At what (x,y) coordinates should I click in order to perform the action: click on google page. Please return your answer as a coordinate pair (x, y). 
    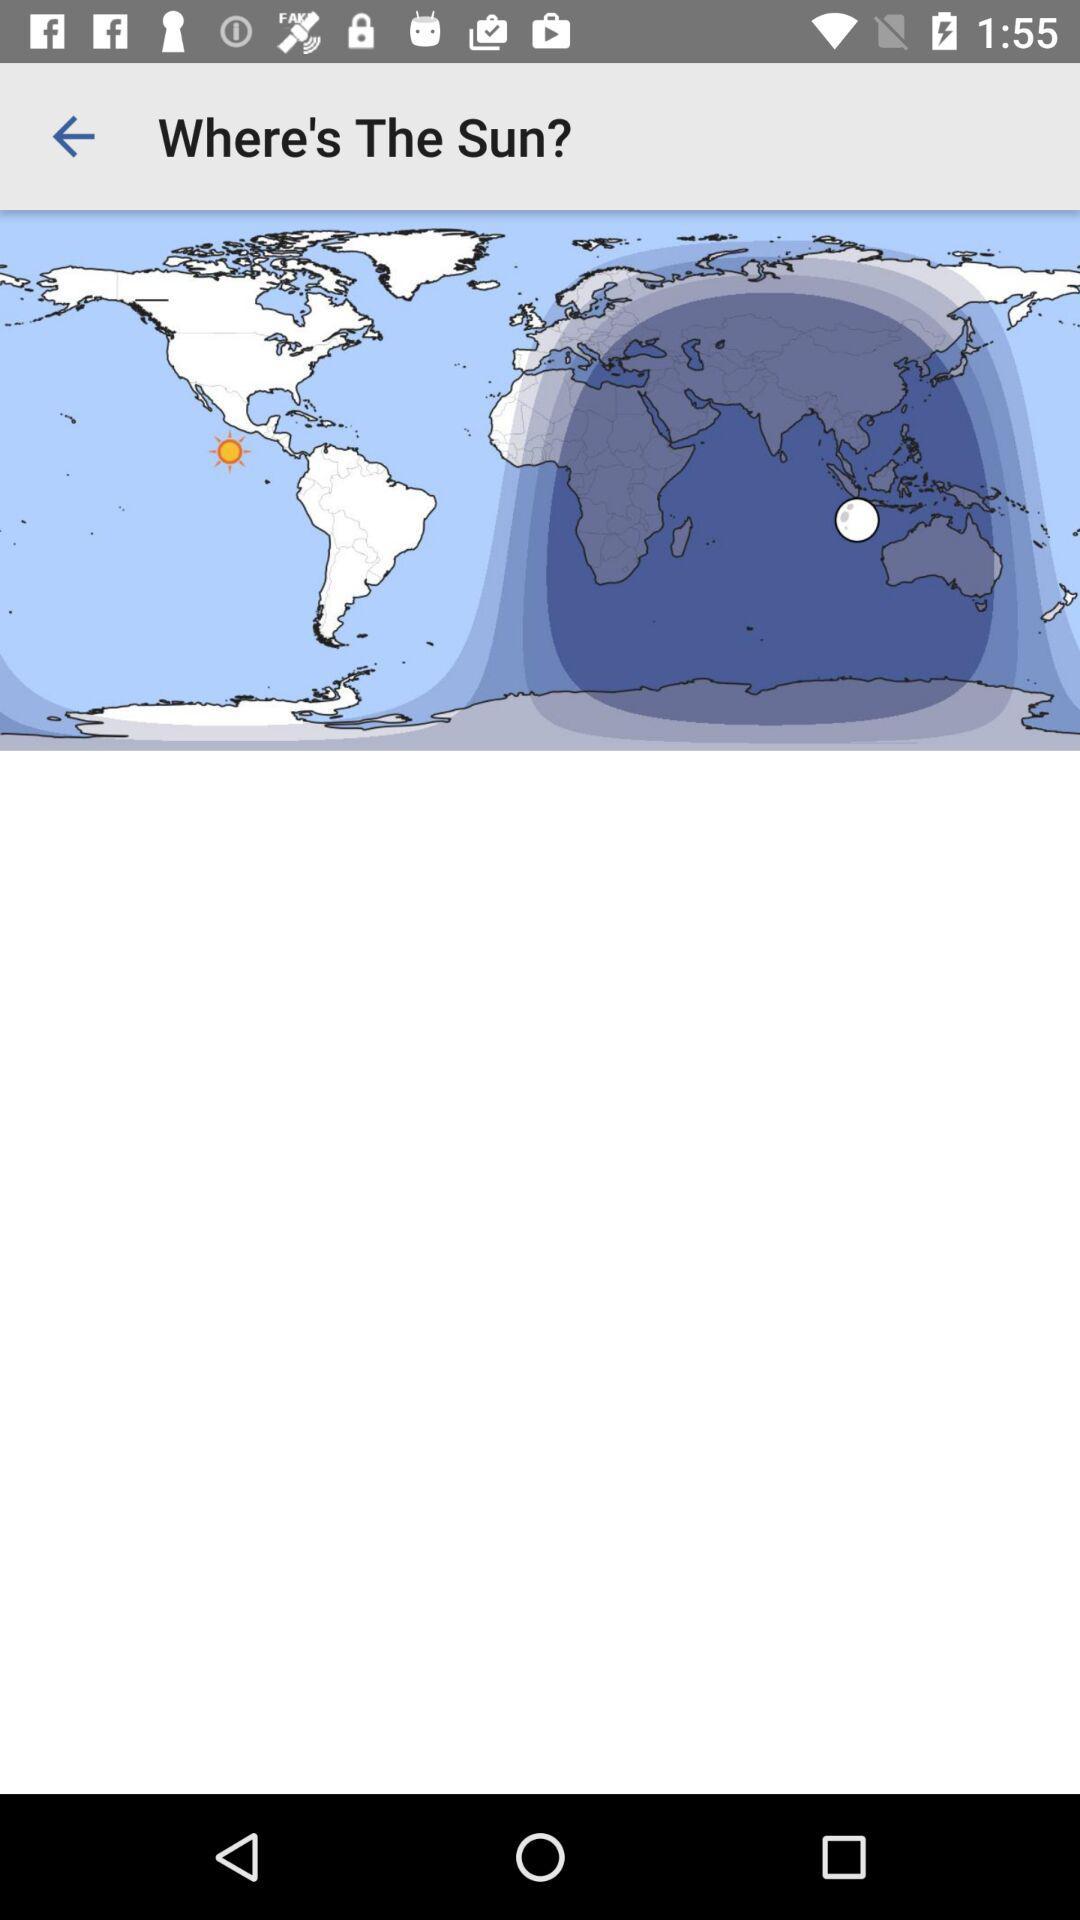
    Looking at the image, I should click on (540, 935).